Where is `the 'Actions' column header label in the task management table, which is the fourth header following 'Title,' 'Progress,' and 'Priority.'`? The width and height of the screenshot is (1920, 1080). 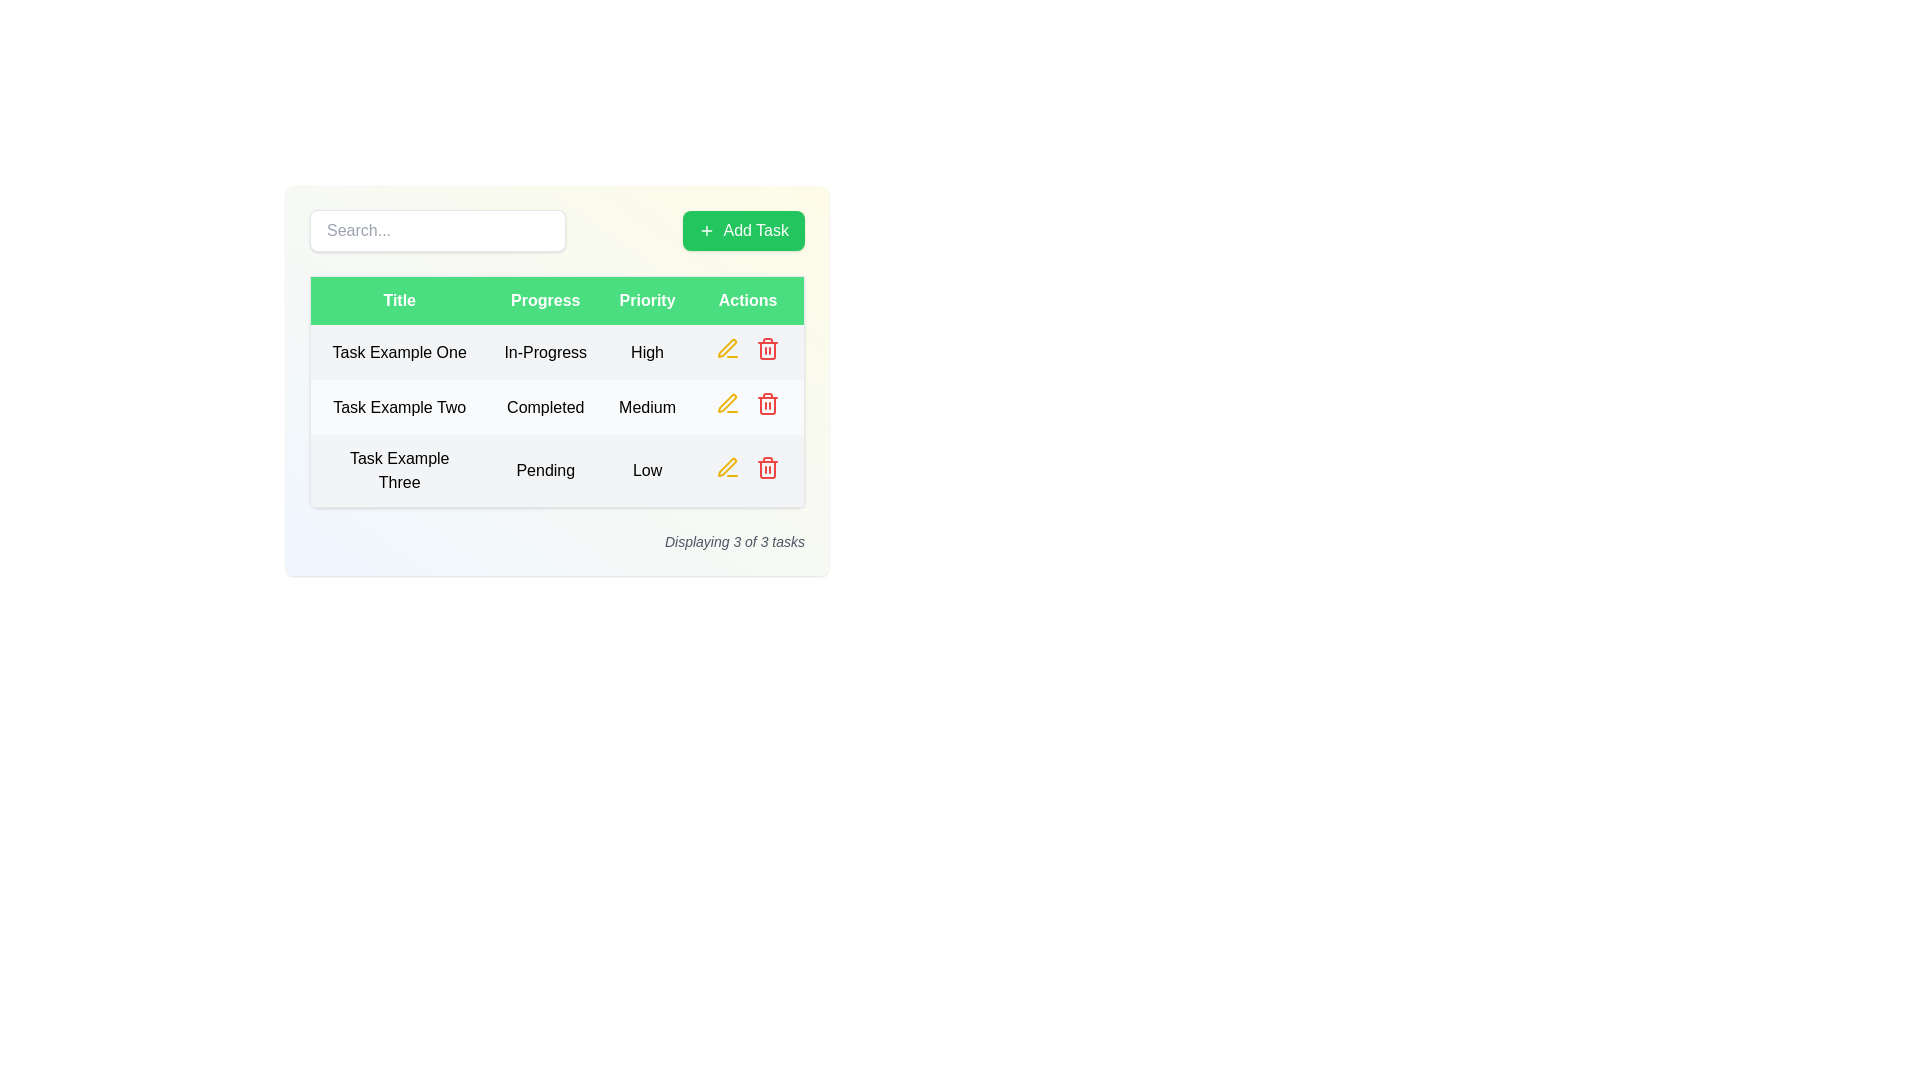 the 'Actions' column header label in the task management table, which is the fourth header following 'Title,' 'Progress,' and 'Priority.' is located at coordinates (747, 300).